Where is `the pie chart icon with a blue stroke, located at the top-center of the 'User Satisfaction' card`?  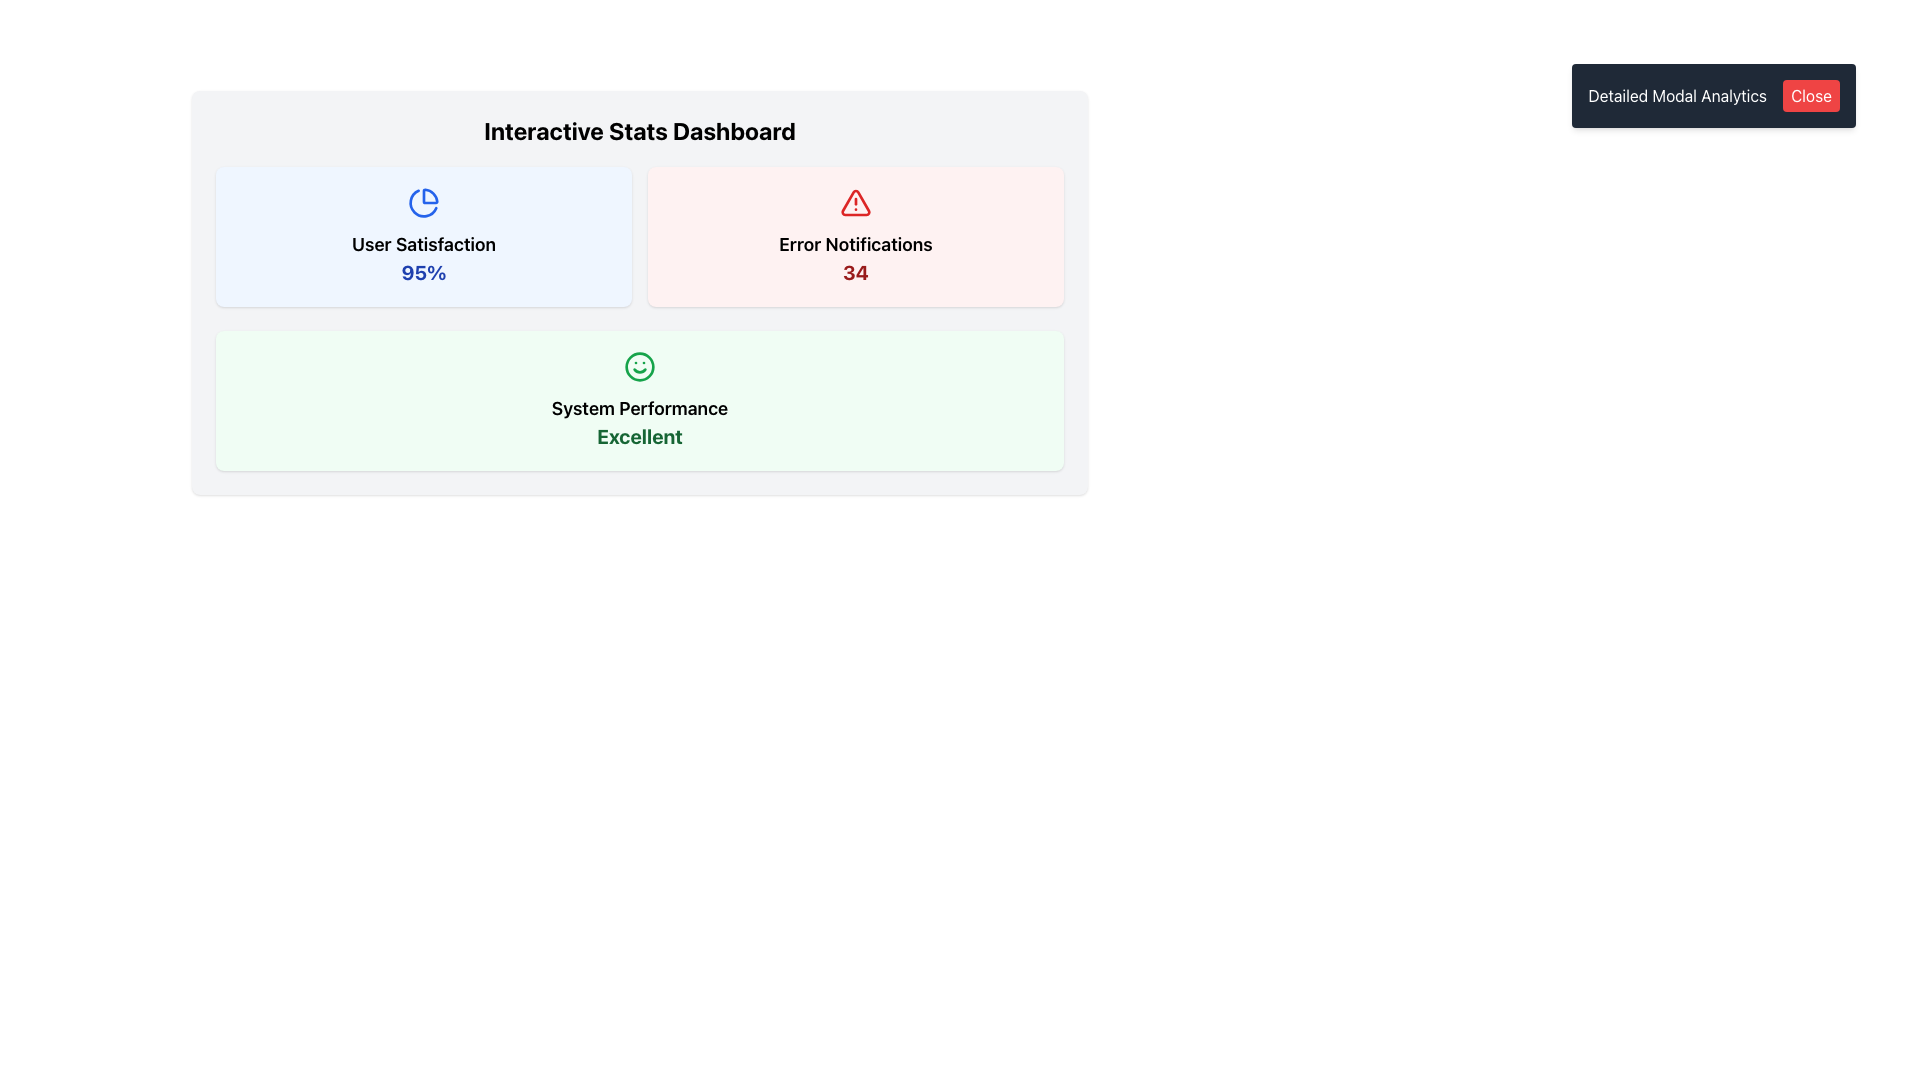 the pie chart icon with a blue stroke, located at the top-center of the 'User Satisfaction' card is located at coordinates (422, 203).